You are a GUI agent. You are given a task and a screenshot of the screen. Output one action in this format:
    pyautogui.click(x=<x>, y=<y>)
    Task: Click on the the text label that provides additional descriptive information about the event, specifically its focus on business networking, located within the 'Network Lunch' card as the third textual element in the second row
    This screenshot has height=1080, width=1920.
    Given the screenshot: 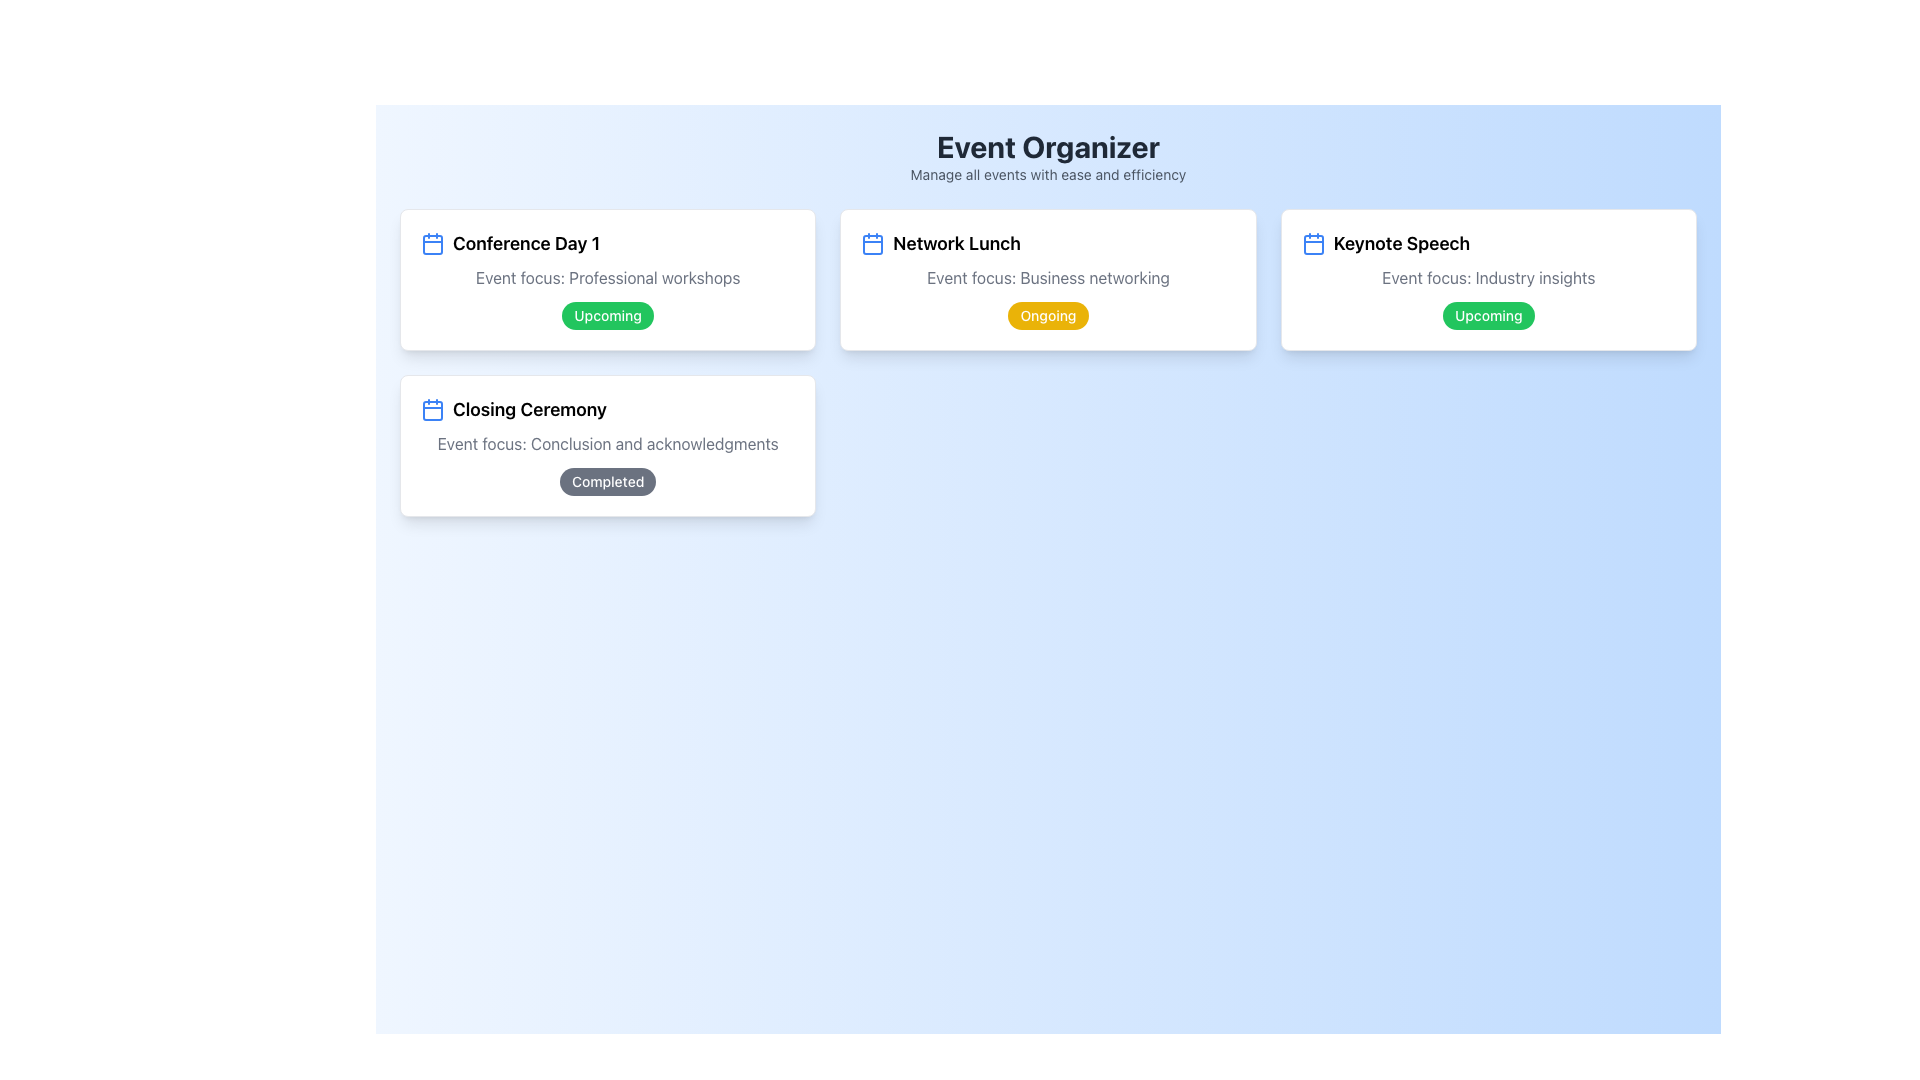 What is the action you would take?
    pyautogui.click(x=1047, y=277)
    